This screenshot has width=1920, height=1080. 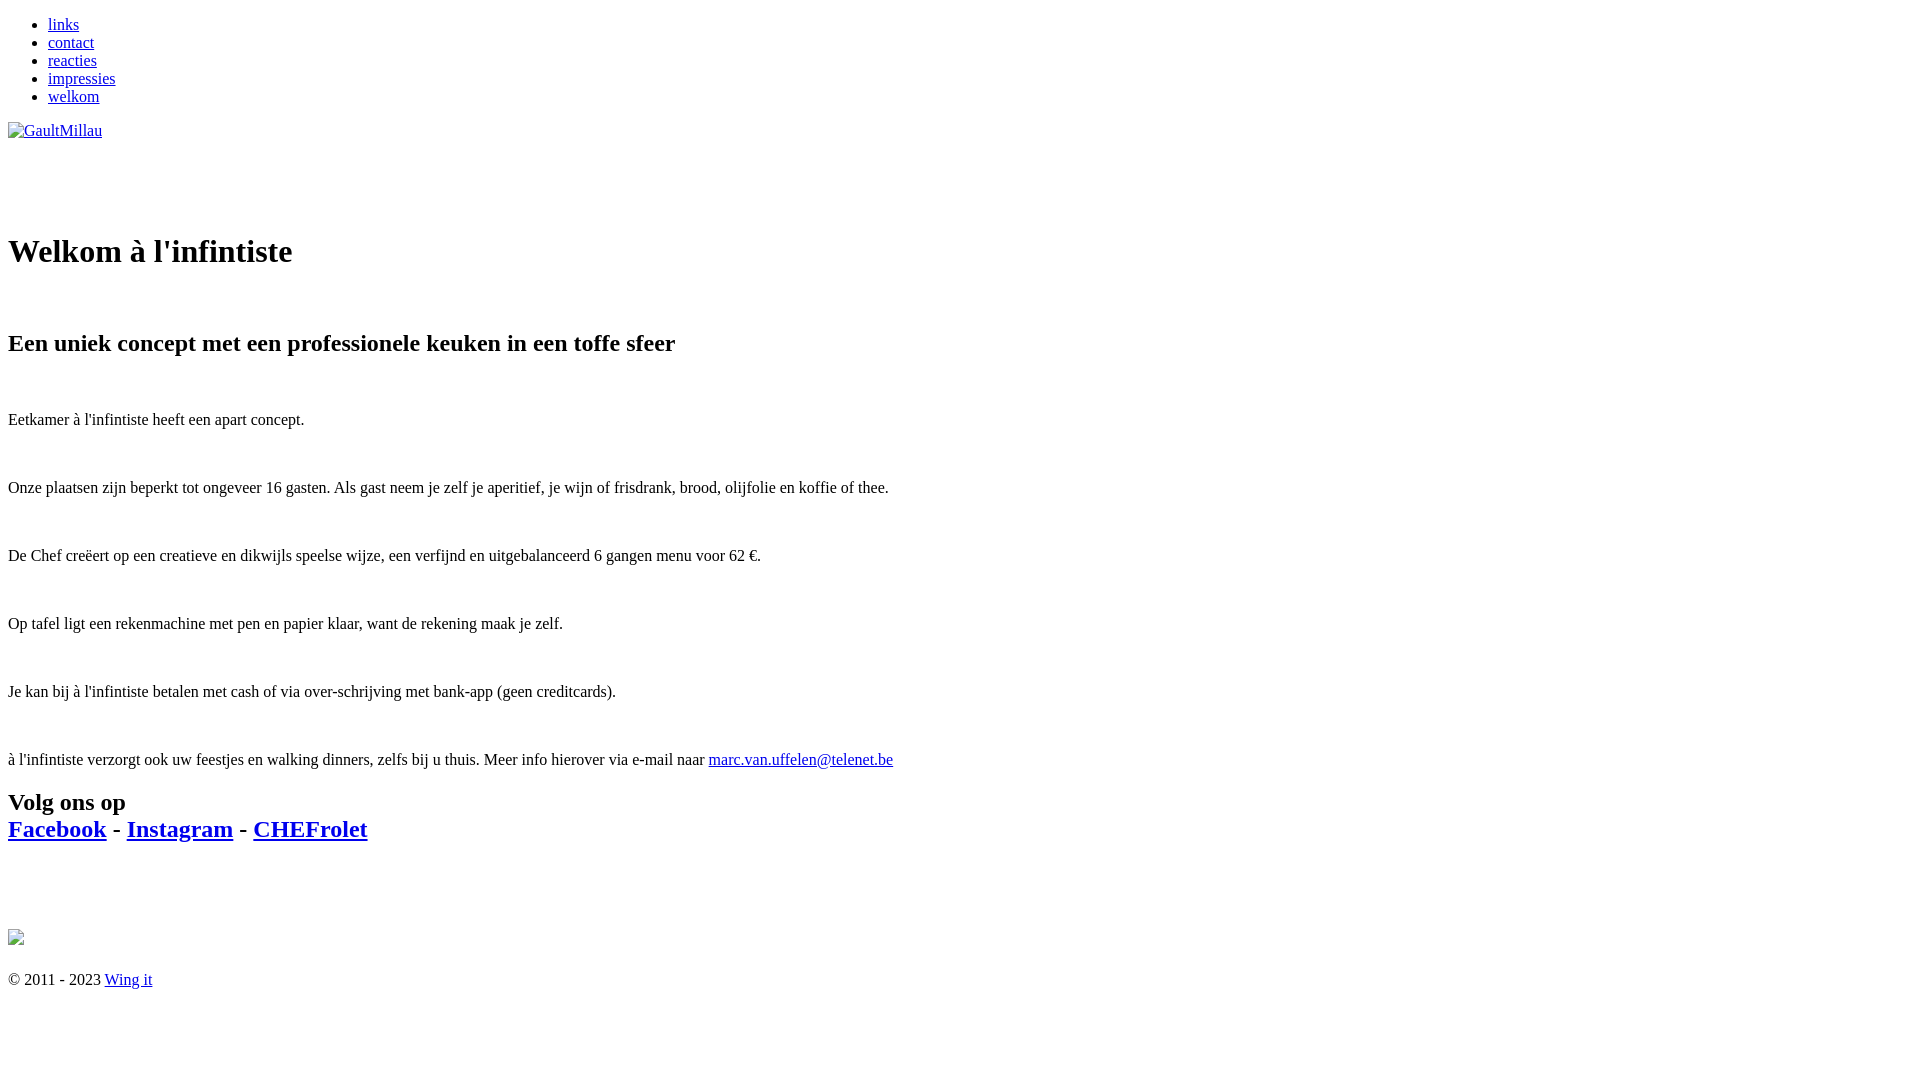 I want to click on 'links', so click(x=63, y=24).